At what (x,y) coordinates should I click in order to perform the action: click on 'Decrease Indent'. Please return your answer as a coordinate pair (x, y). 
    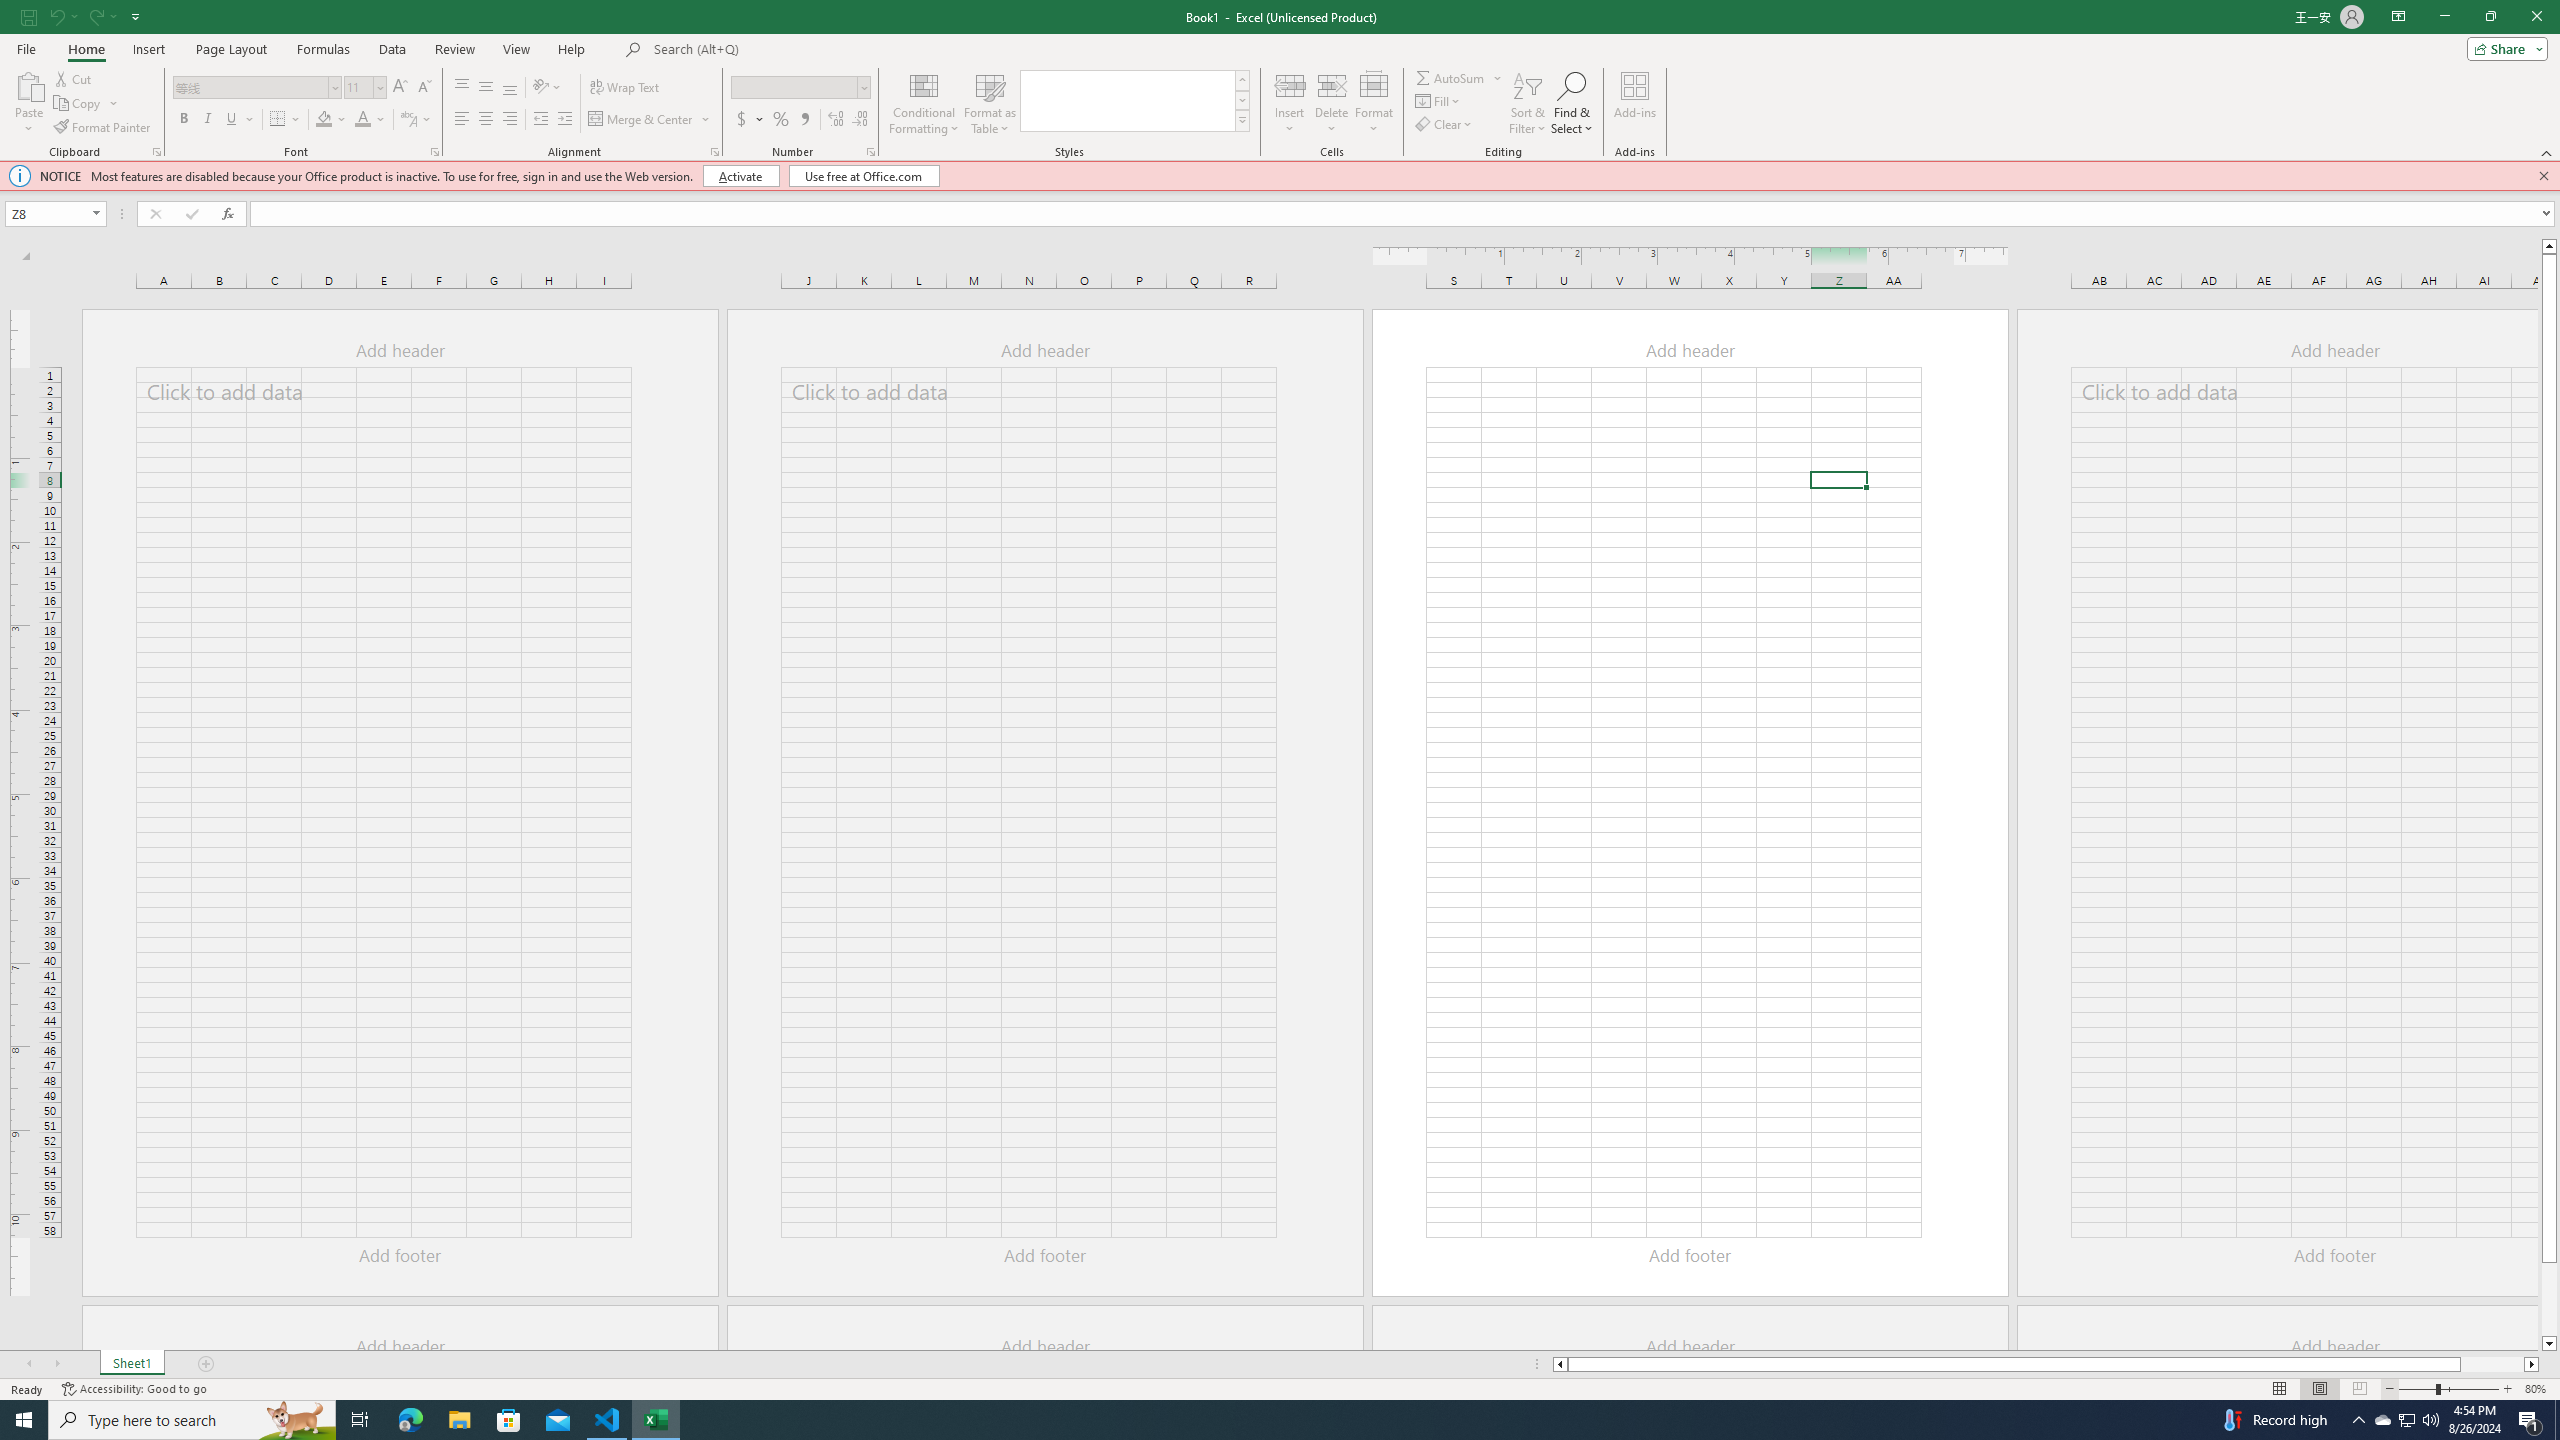
    Looking at the image, I should click on (541, 118).